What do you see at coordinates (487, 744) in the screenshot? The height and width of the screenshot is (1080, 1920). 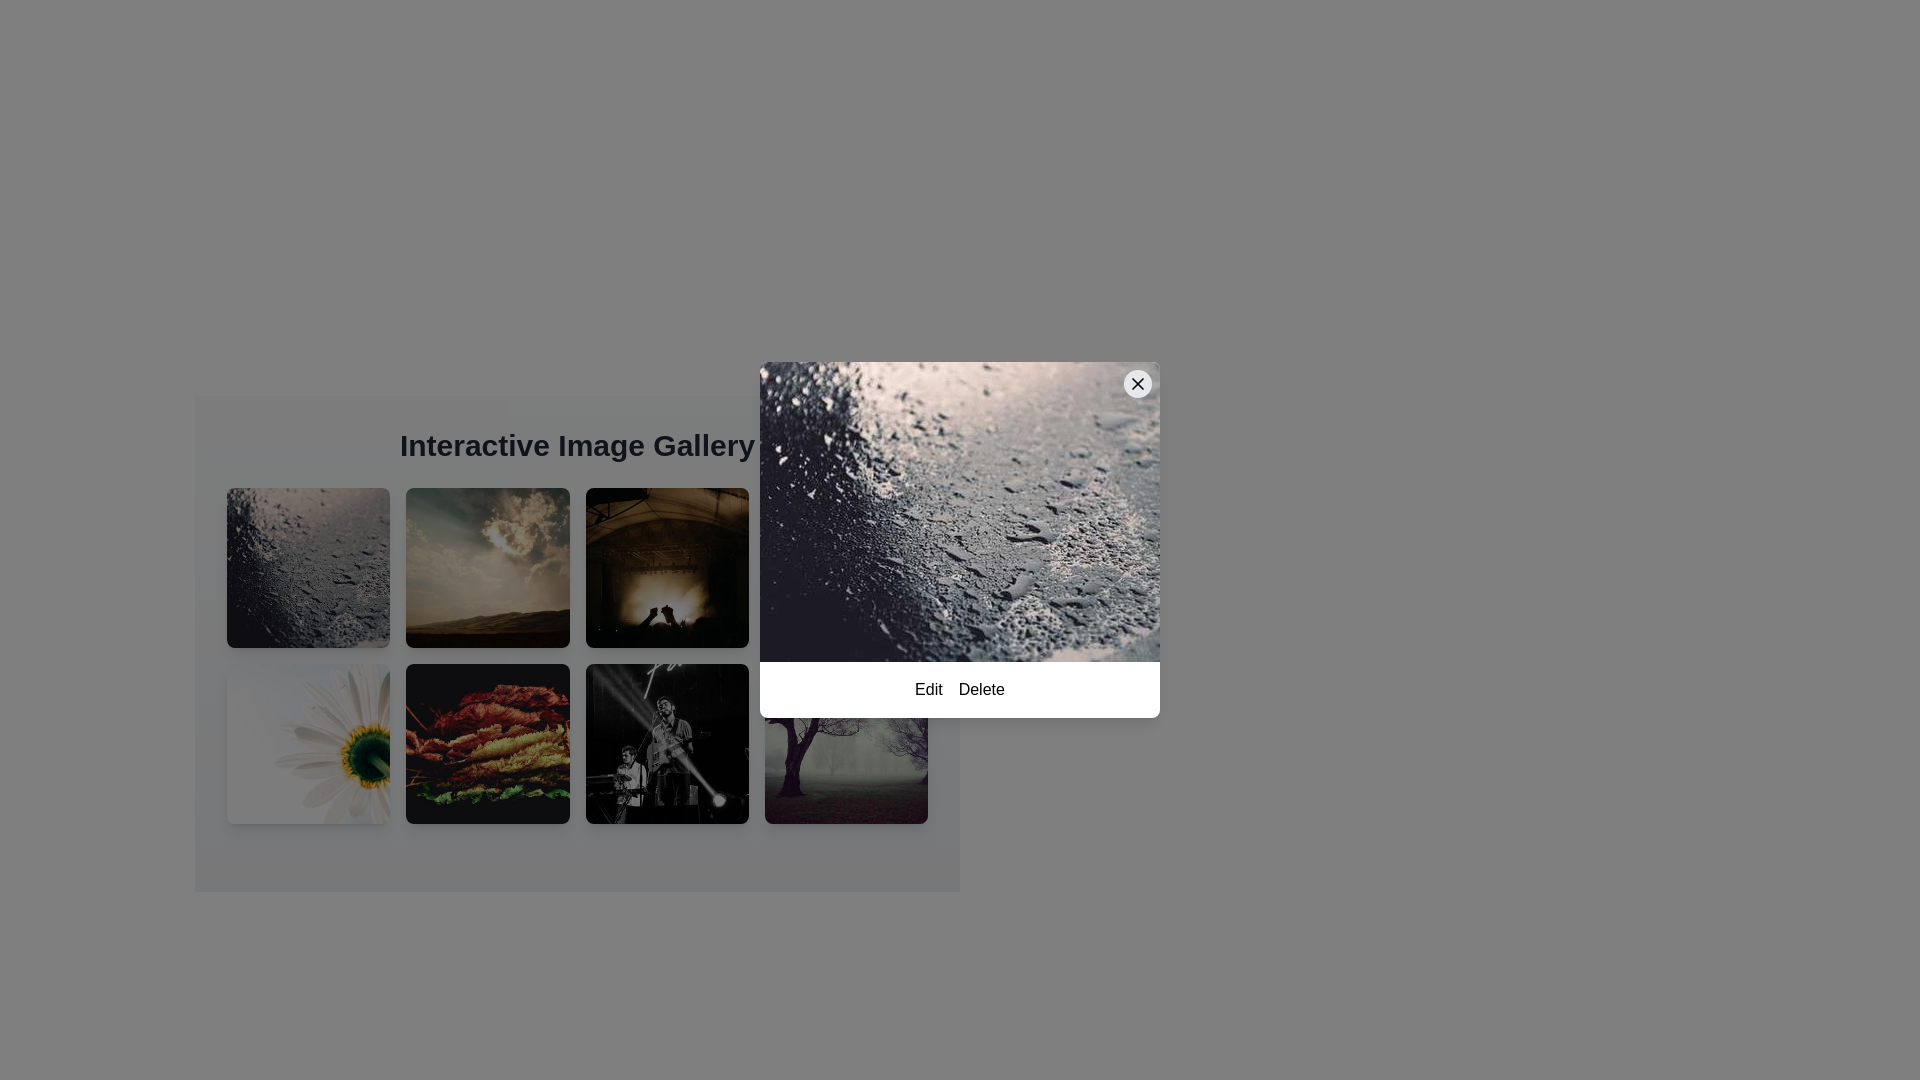 I see `the image tile displaying red and green fern-like structures` at bounding box center [487, 744].